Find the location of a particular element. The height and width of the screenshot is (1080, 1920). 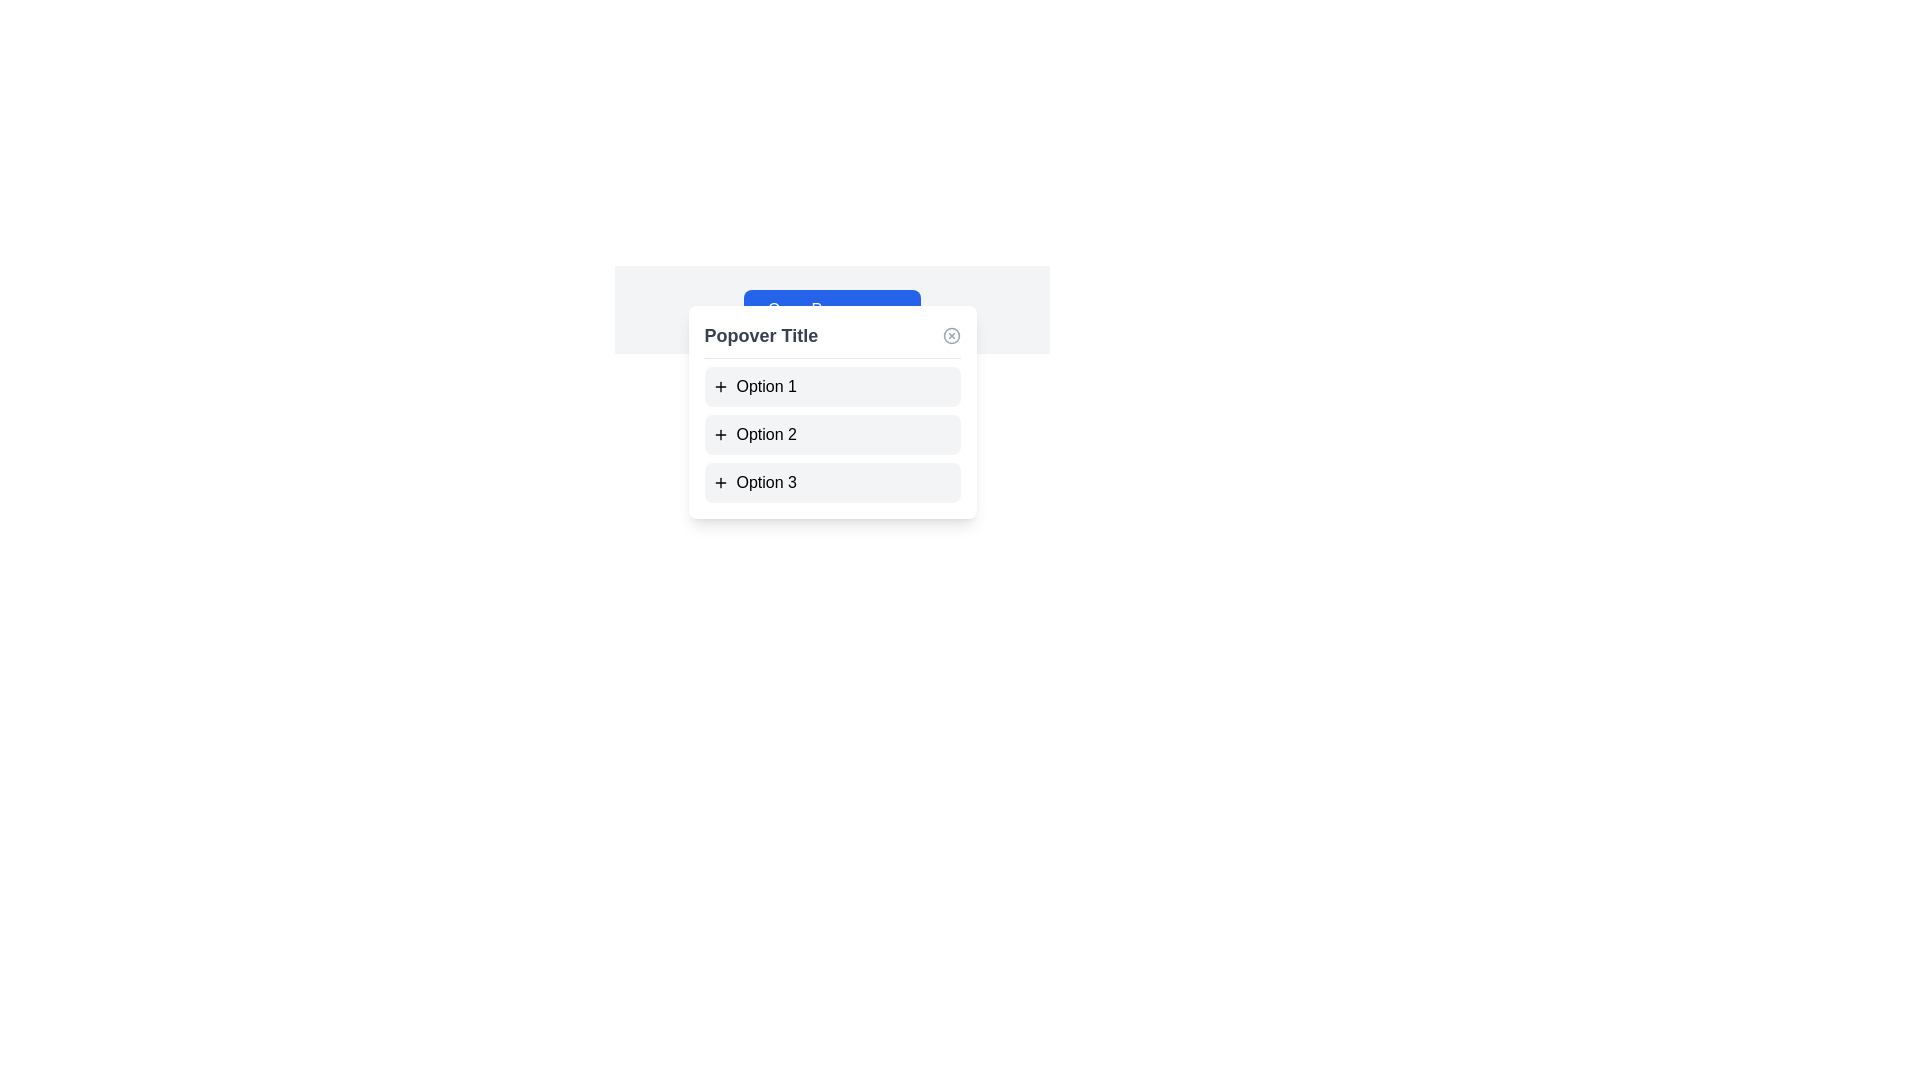

the plus sign icon located to the left of the label 'Option 1' is located at coordinates (720, 386).